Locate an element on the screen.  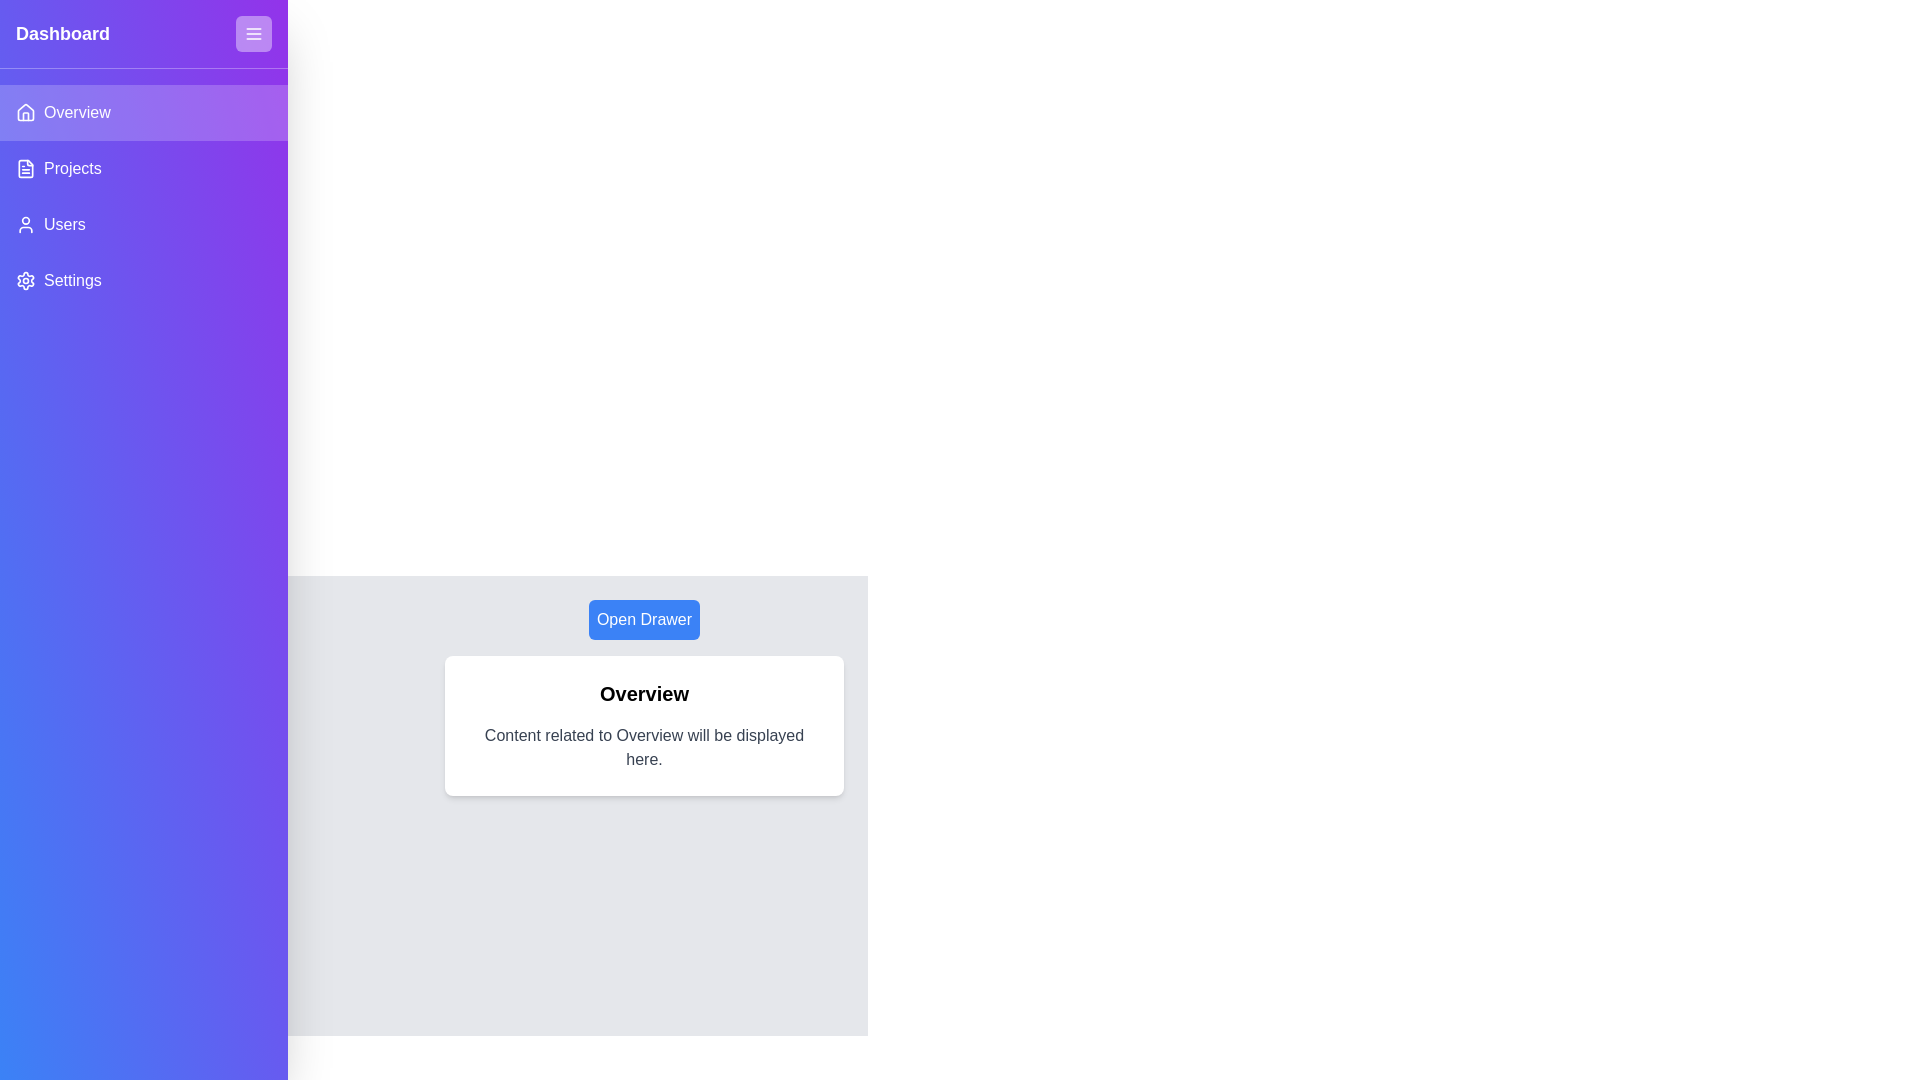
the menu item Overview from the list is located at coordinates (143, 112).